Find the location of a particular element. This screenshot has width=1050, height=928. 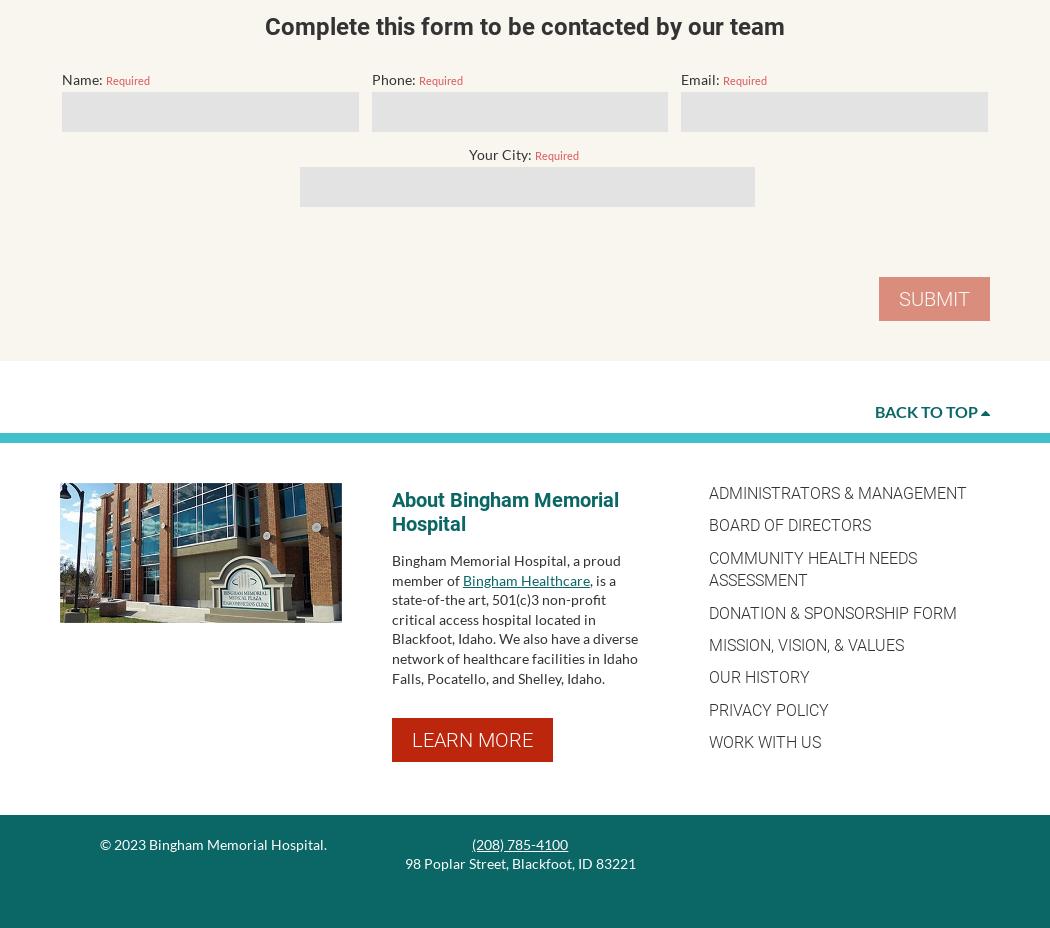

'Bingham Memorial Hospital, a proud member of' is located at coordinates (504, 568).